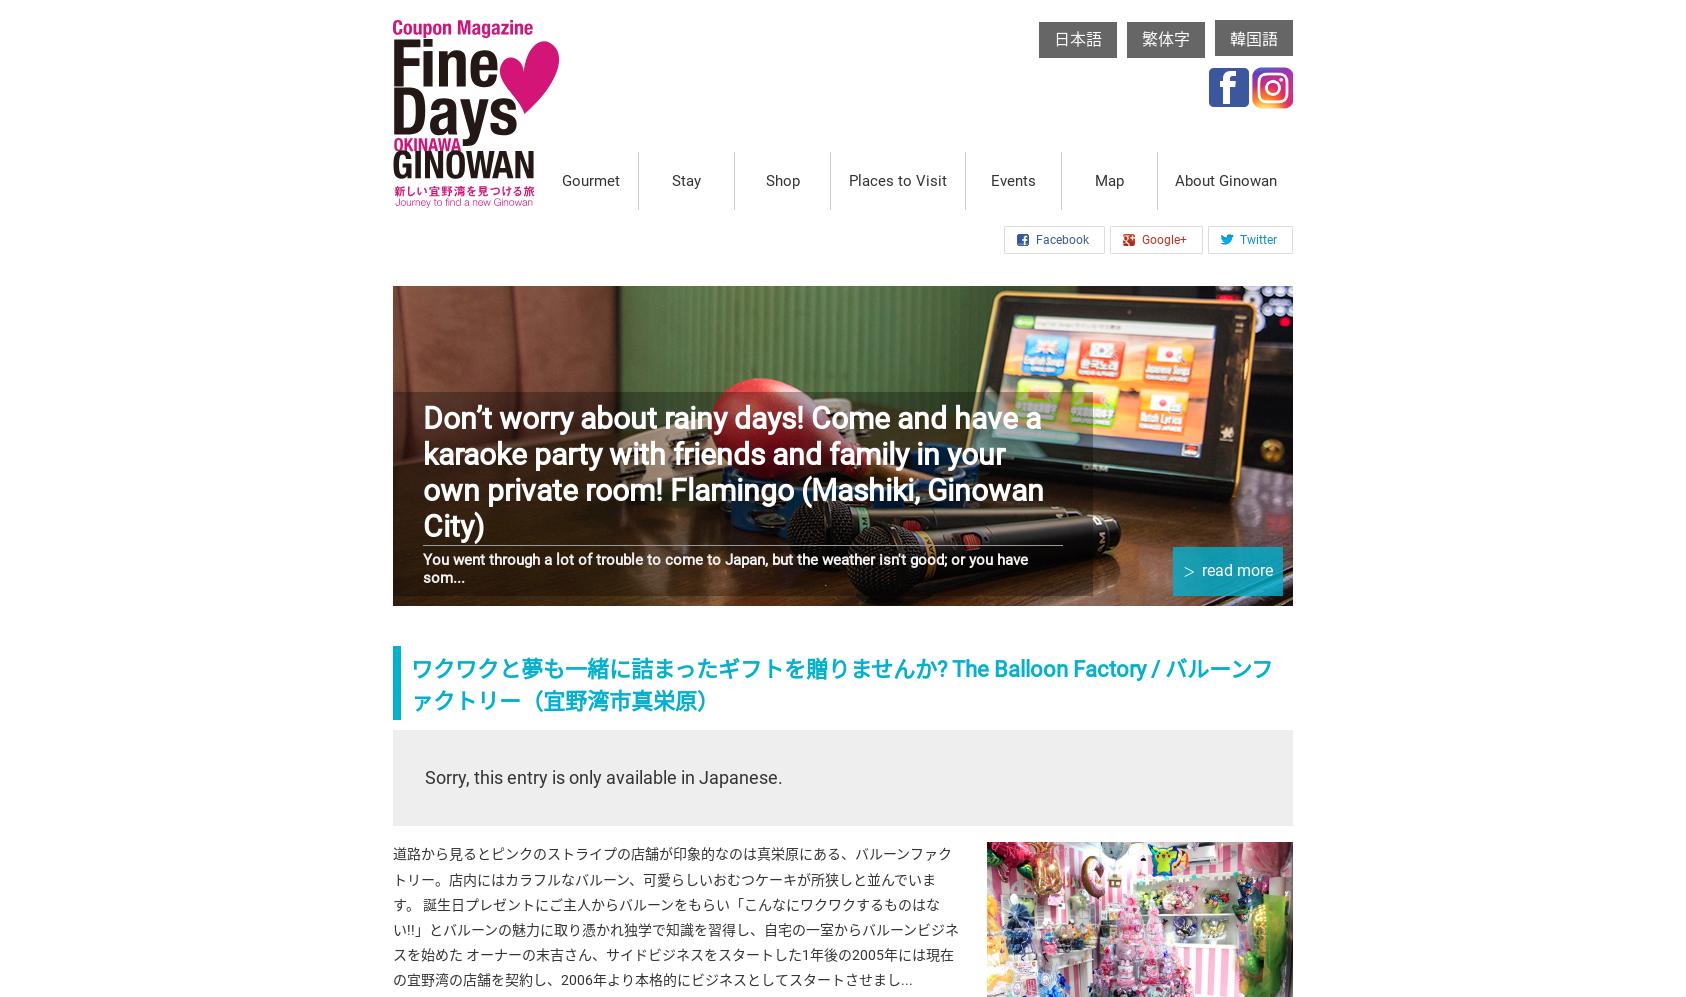 The height and width of the screenshot is (997, 1686). Describe the element at coordinates (1224, 179) in the screenshot. I see `'About Ginowan'` at that location.